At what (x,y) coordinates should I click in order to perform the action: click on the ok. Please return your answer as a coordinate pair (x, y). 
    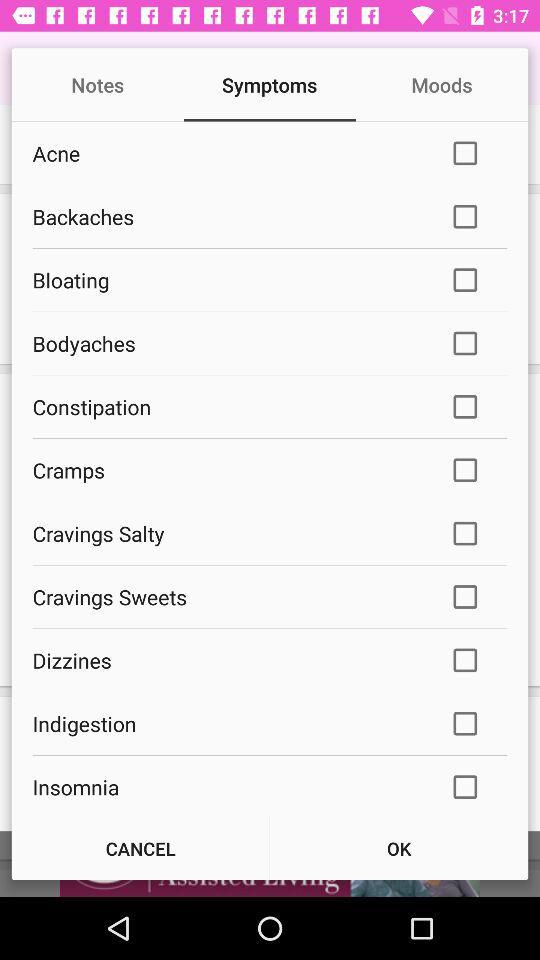
    Looking at the image, I should click on (399, 847).